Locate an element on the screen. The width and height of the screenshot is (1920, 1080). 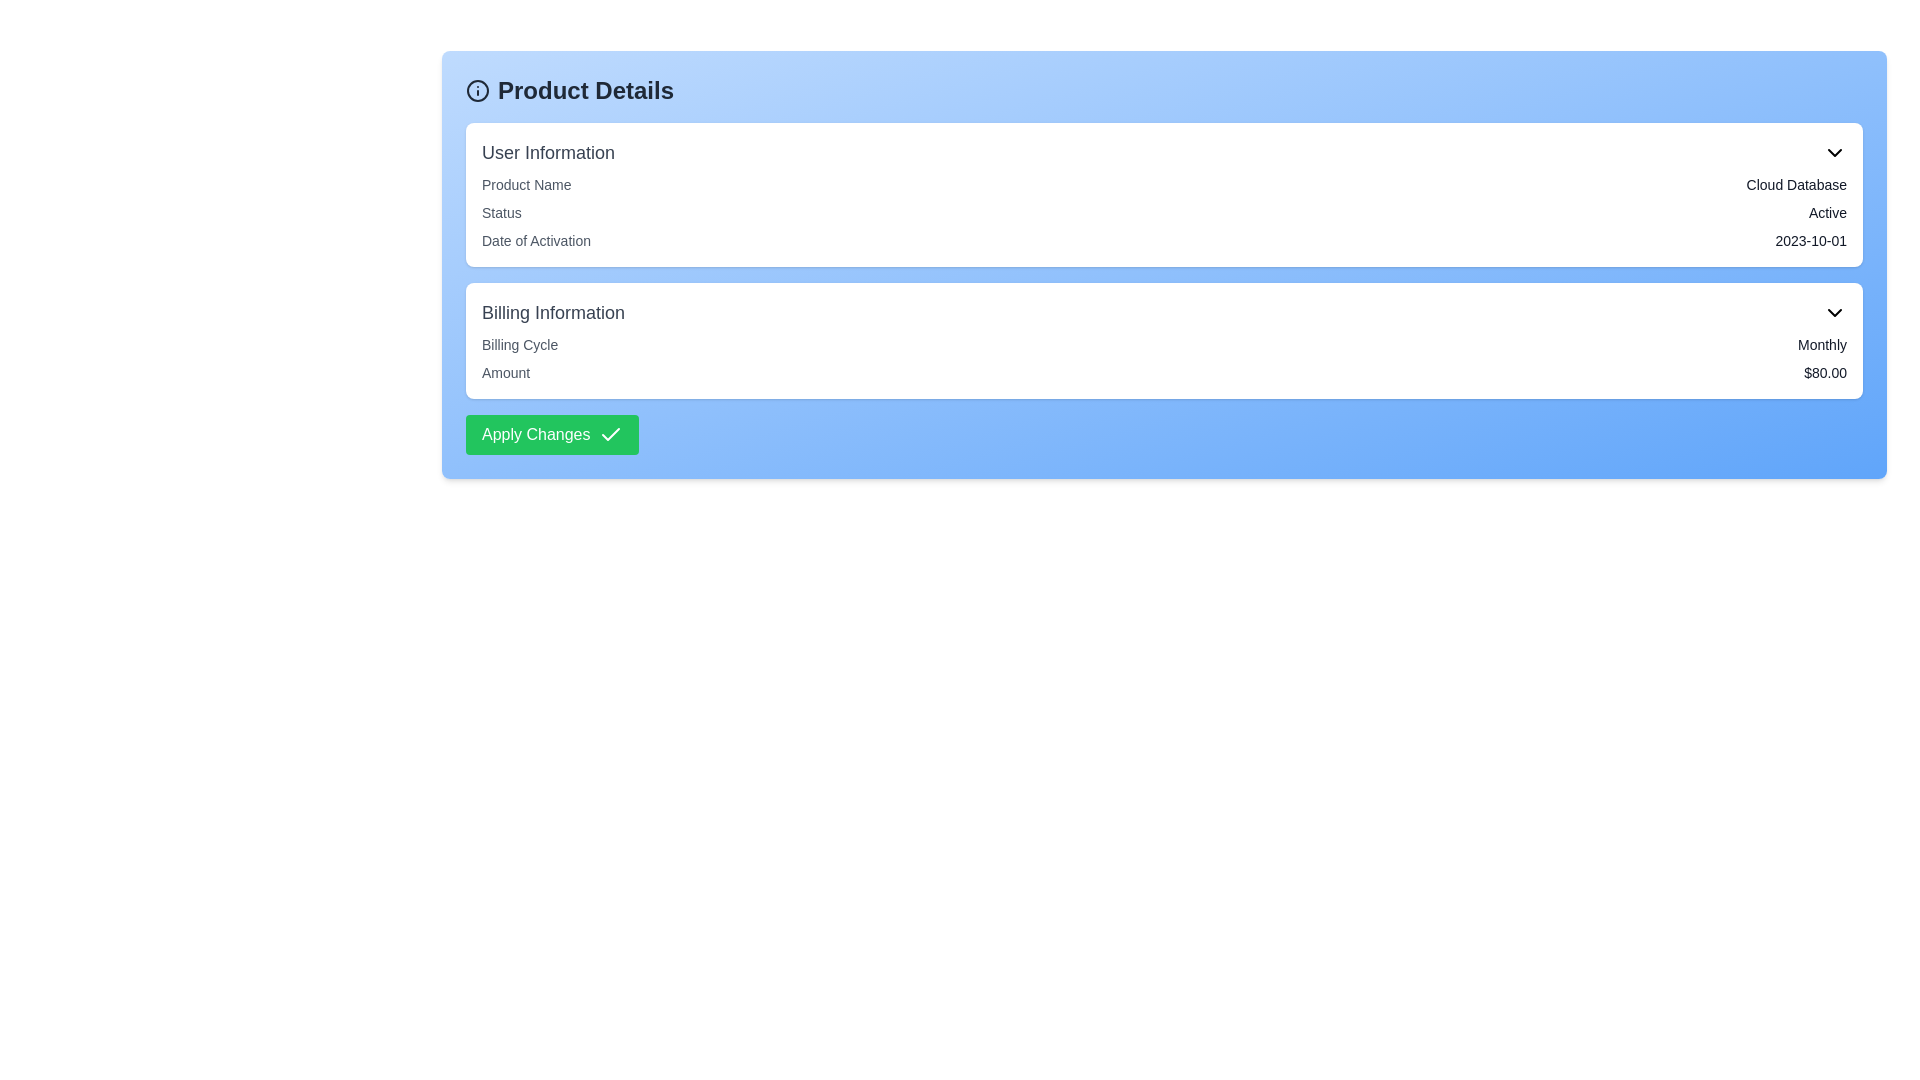
the 'Product Name' text label displayed in black font on a white background within the 'User Information' section is located at coordinates (526, 185).